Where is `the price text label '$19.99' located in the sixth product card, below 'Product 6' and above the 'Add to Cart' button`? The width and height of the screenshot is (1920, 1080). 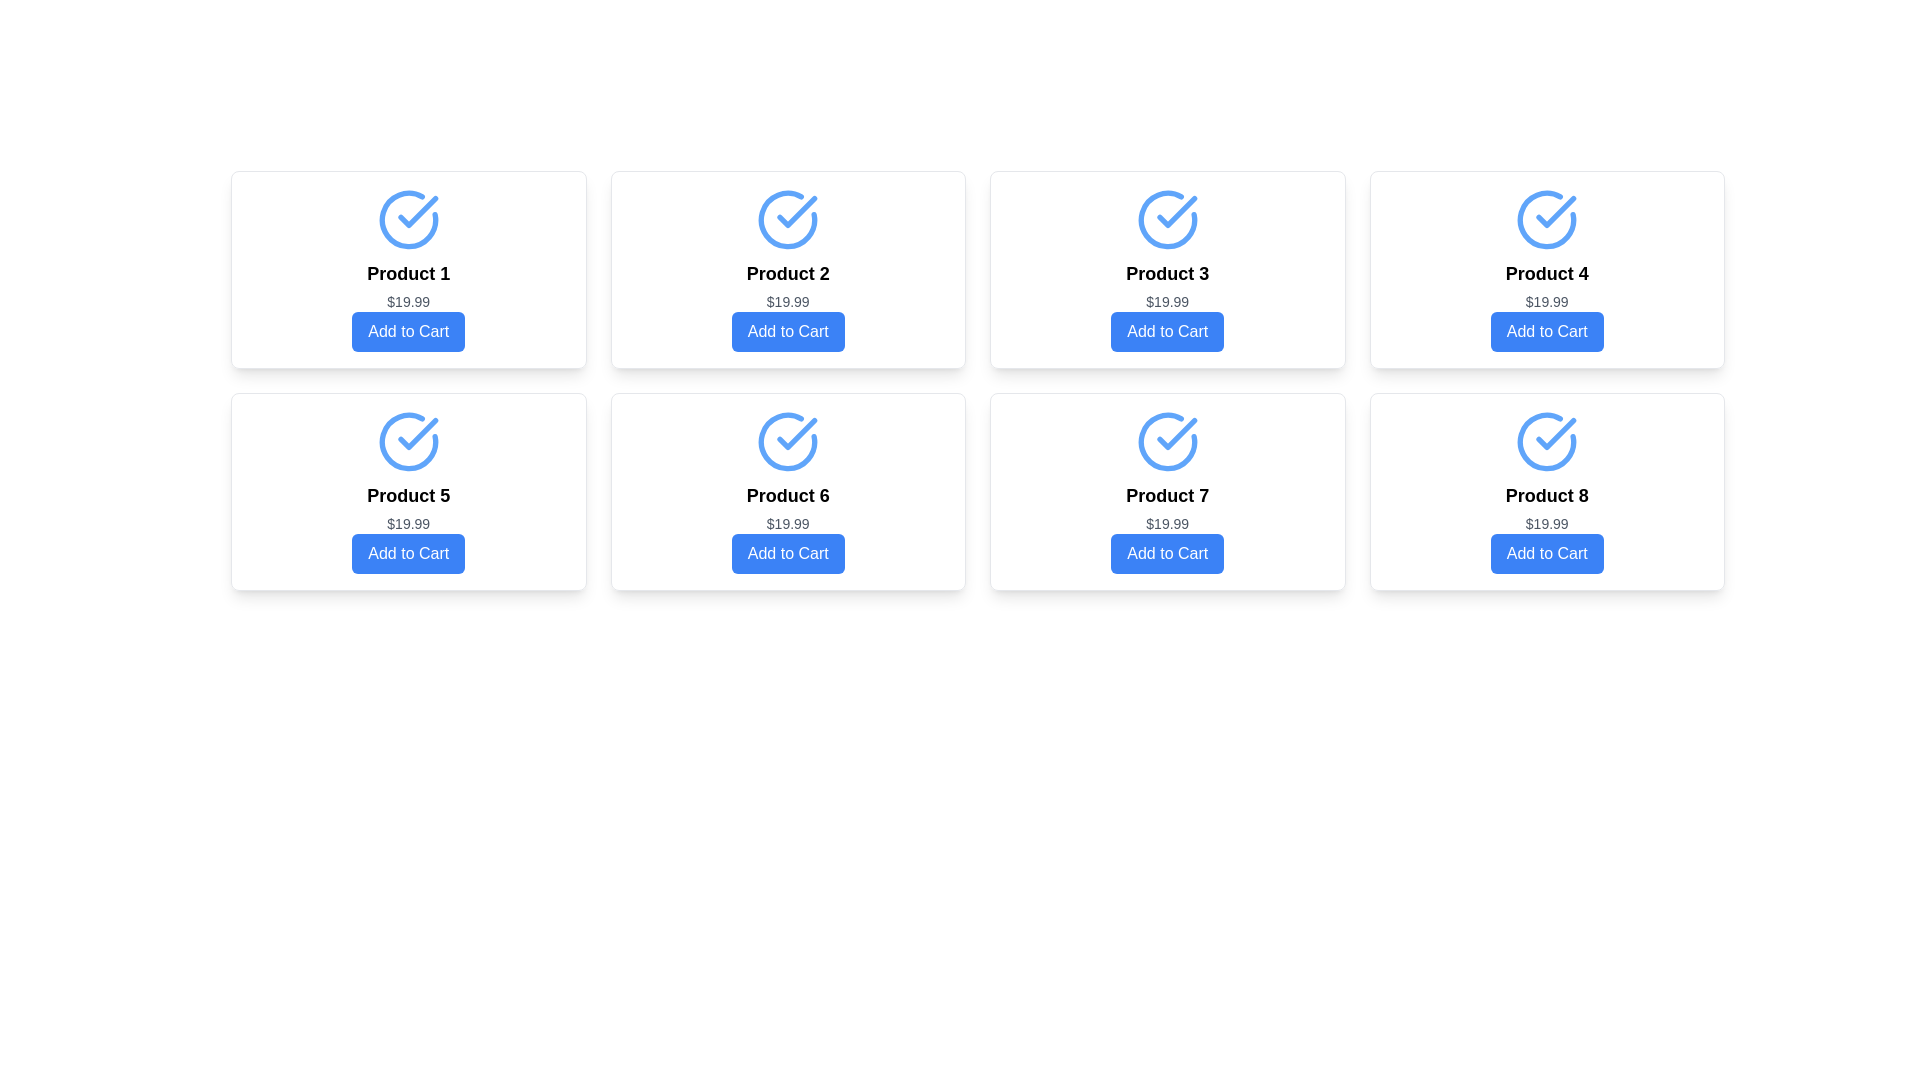 the price text label '$19.99' located in the sixth product card, below 'Product 6' and above the 'Add to Cart' button is located at coordinates (787, 523).